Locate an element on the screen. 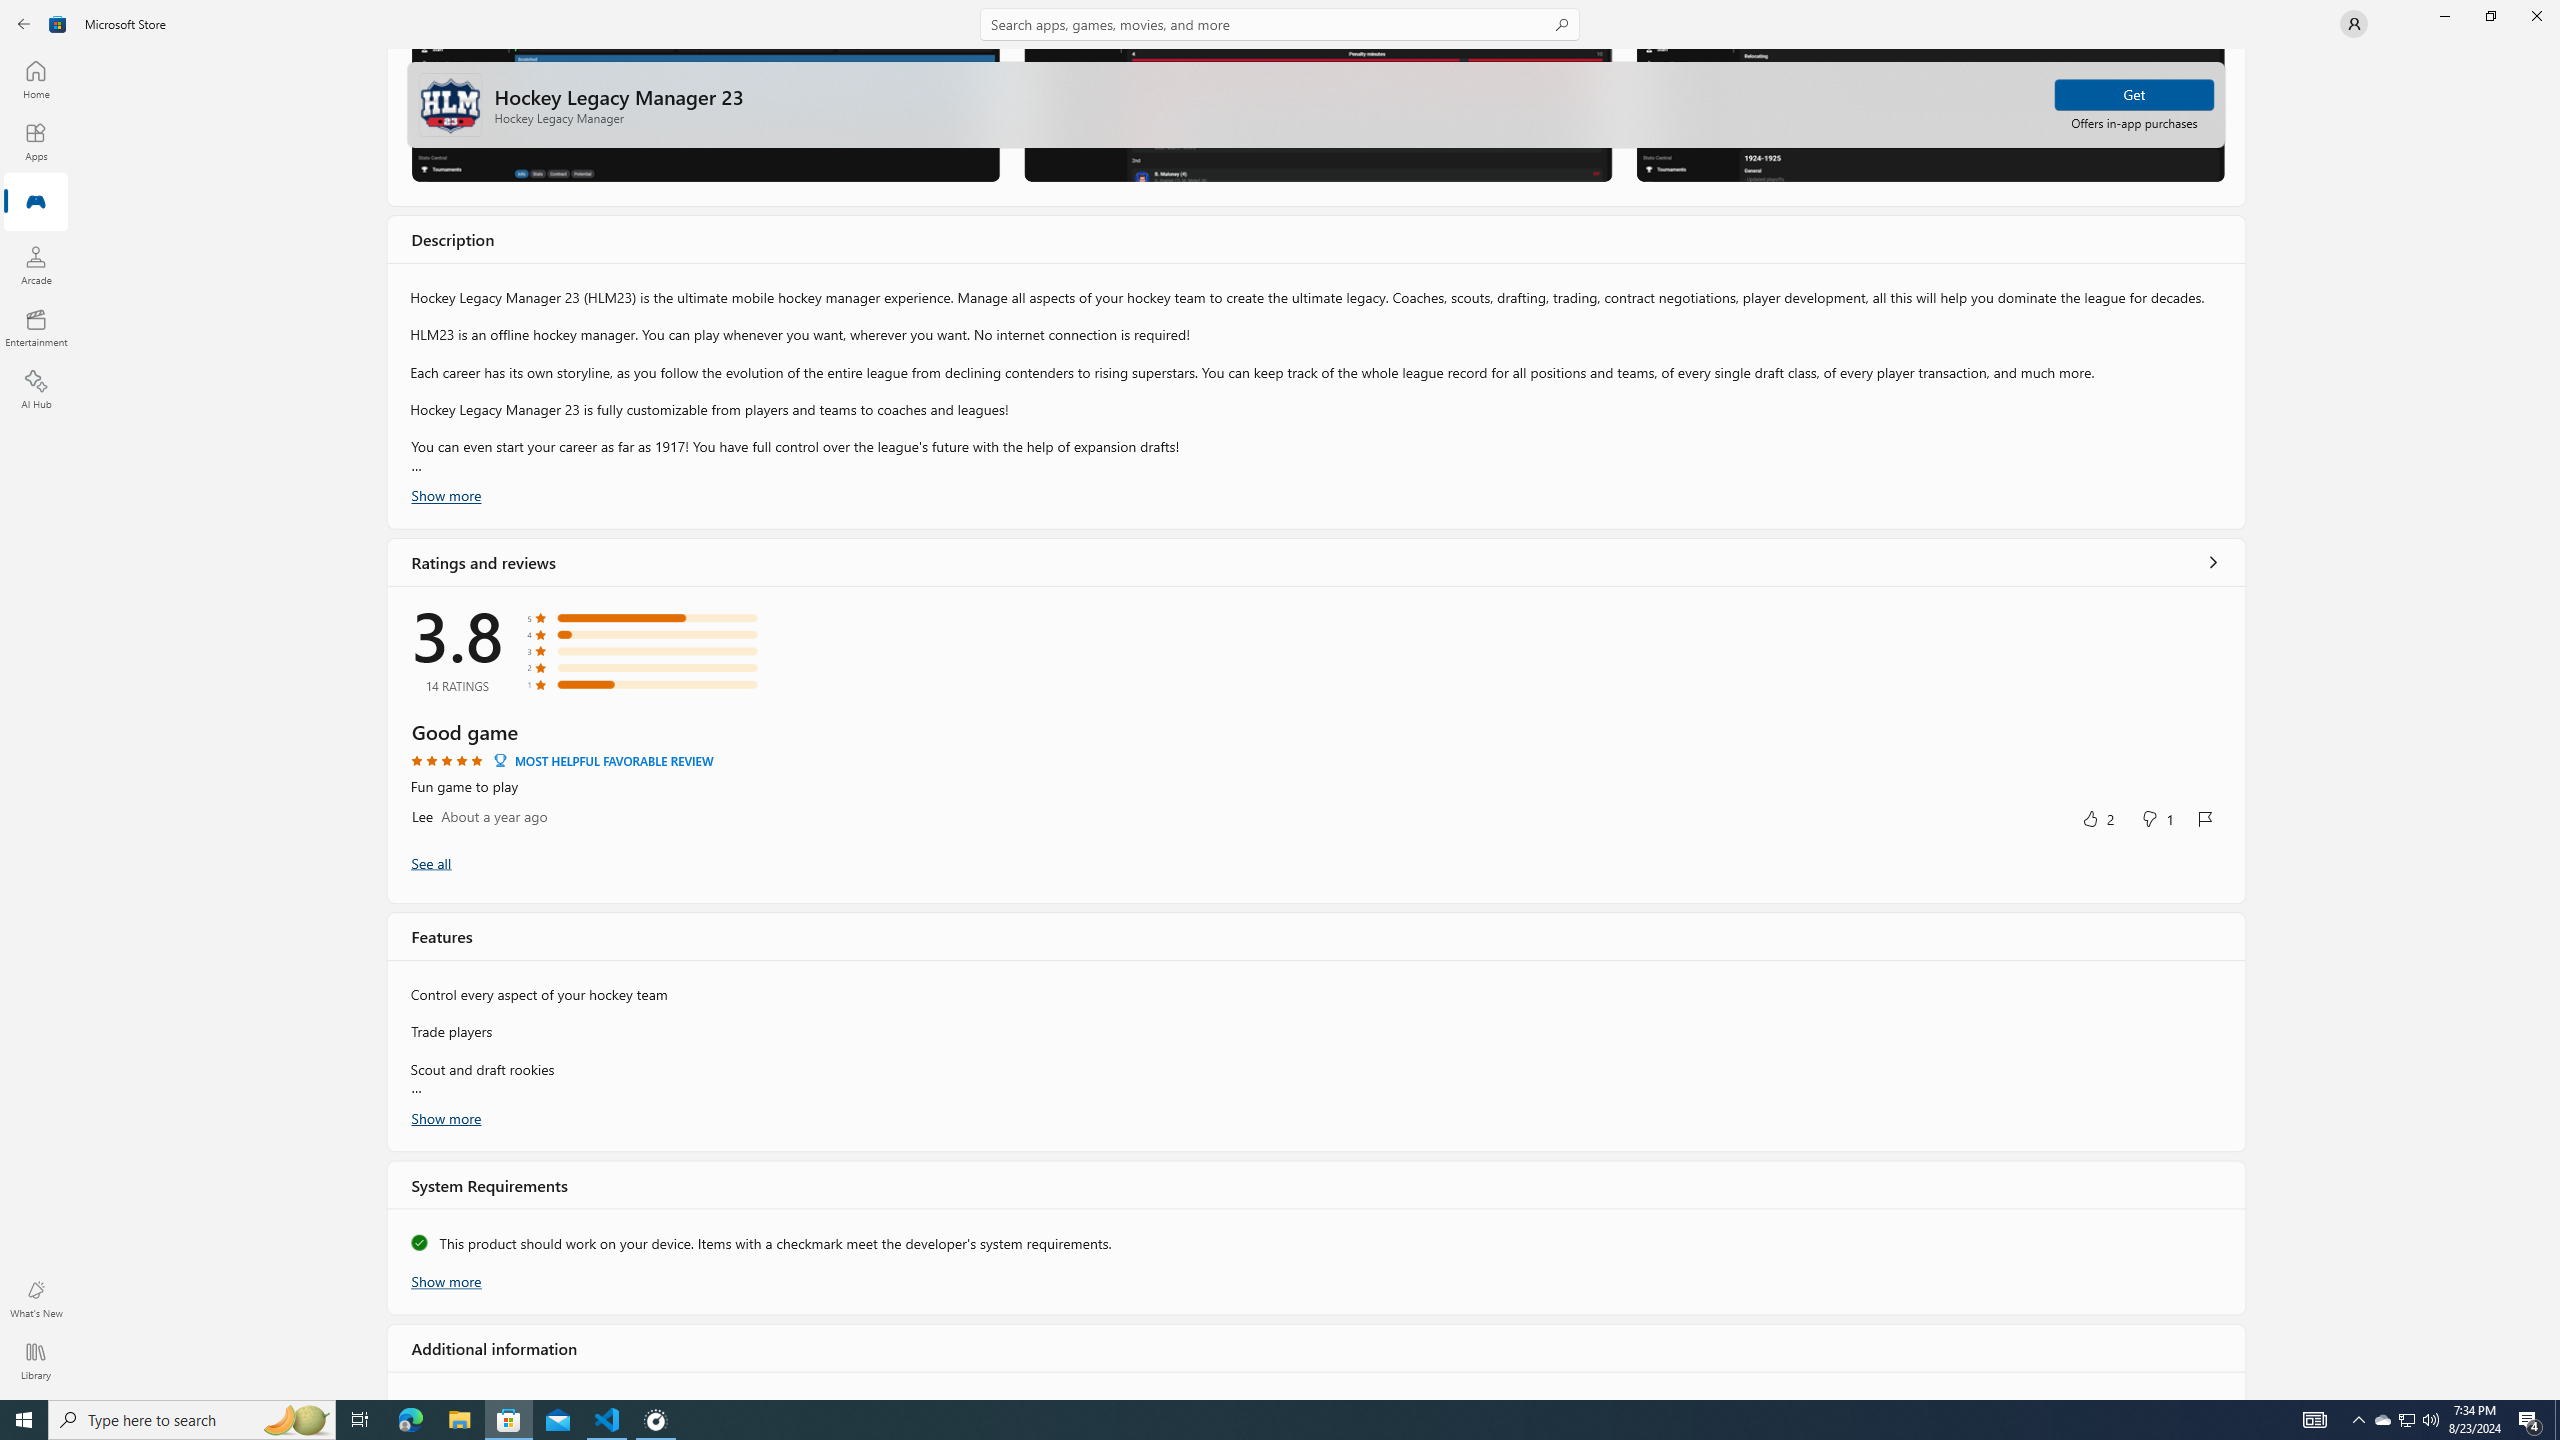 The width and height of the screenshot is (2560, 1440). 'Minimize Microsoft Store' is located at coordinates (2443, 15).